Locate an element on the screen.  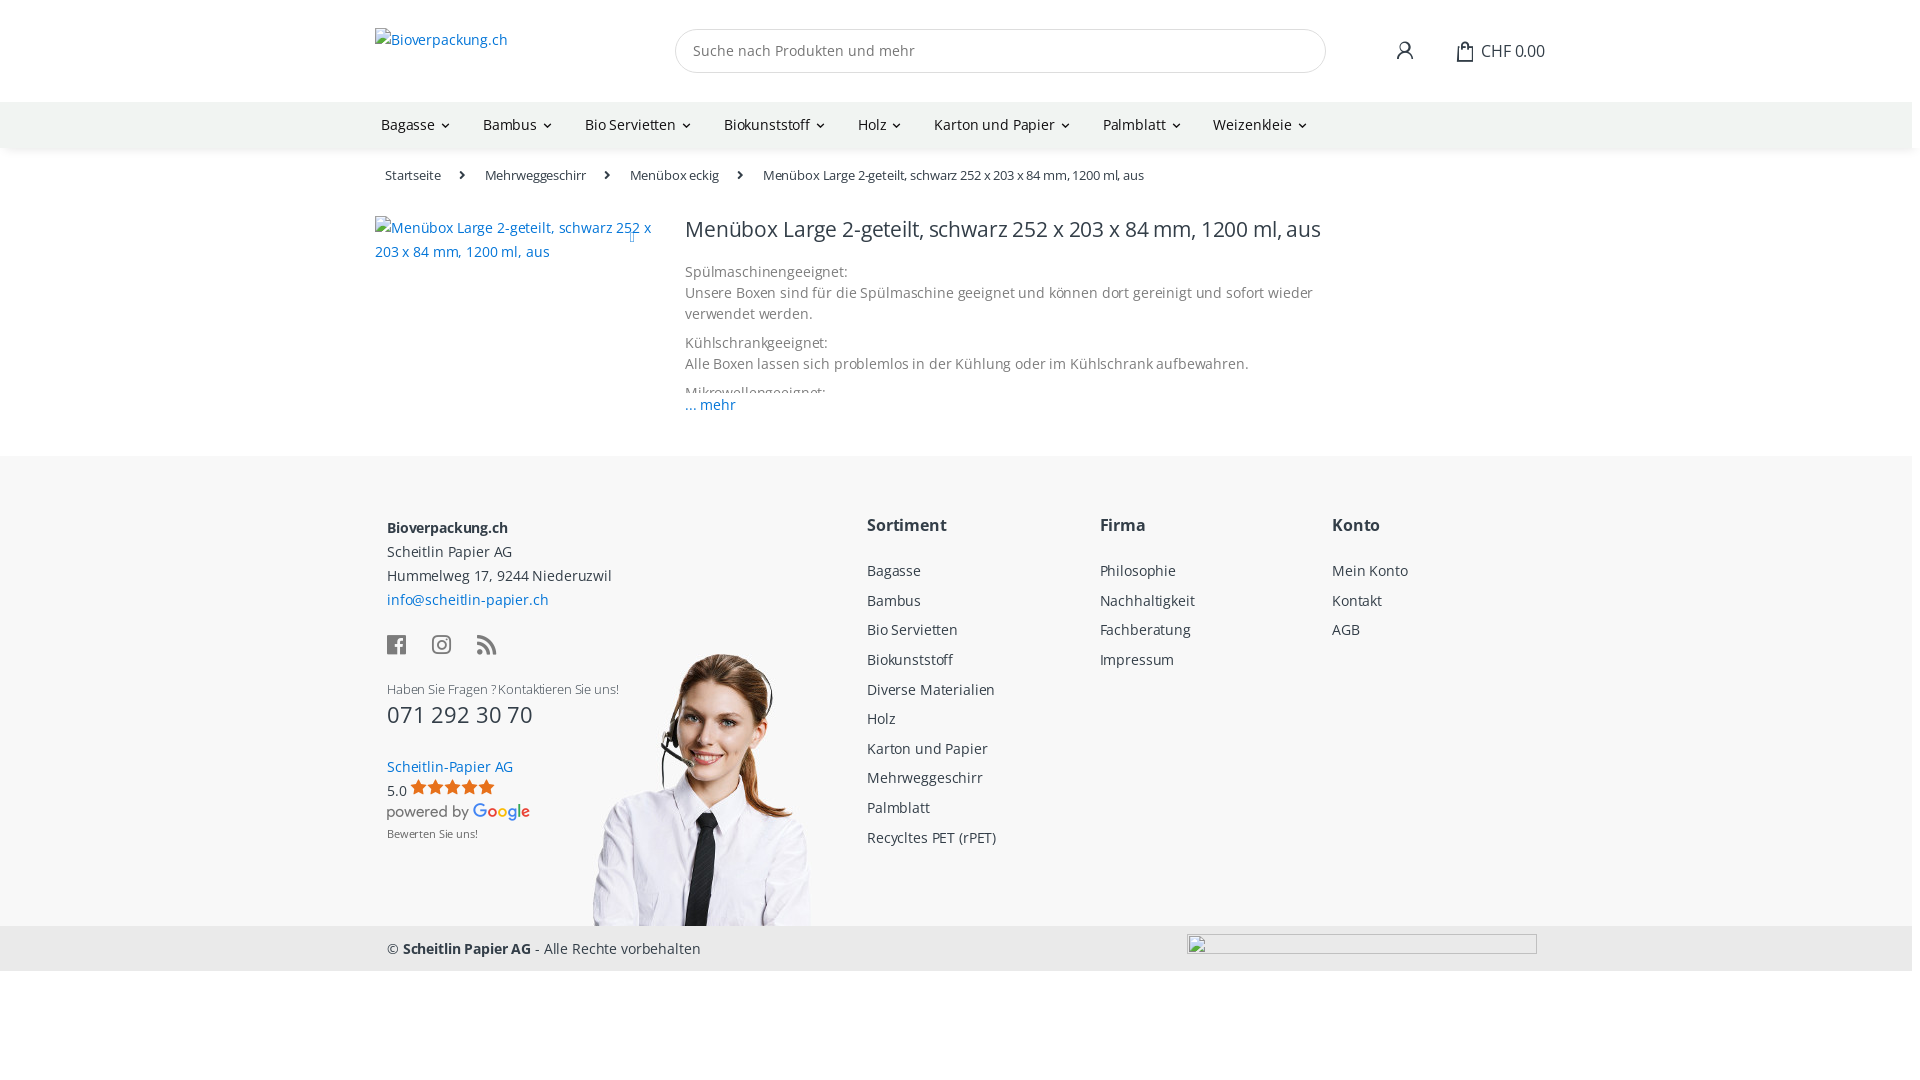
'Startseite' is located at coordinates (411, 175).